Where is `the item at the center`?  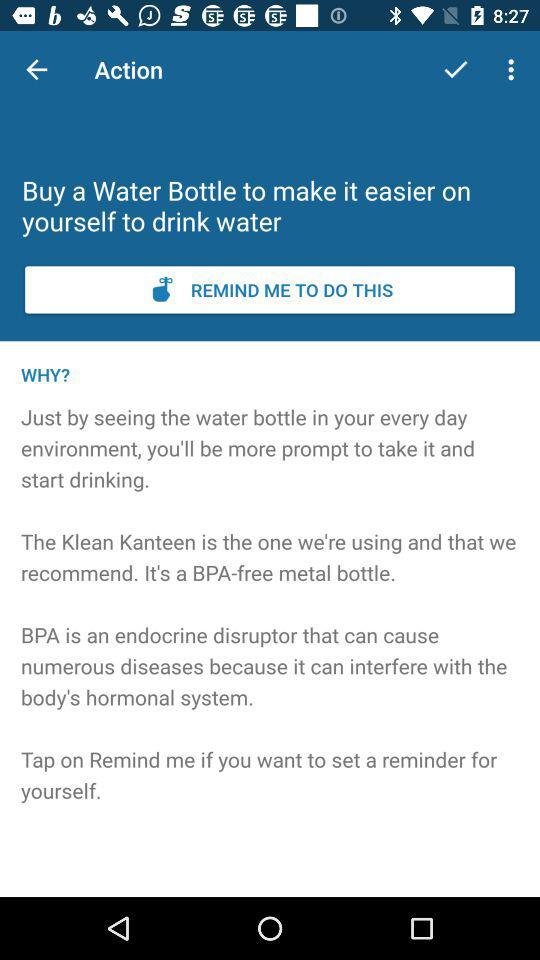
the item at the center is located at coordinates (270, 630).